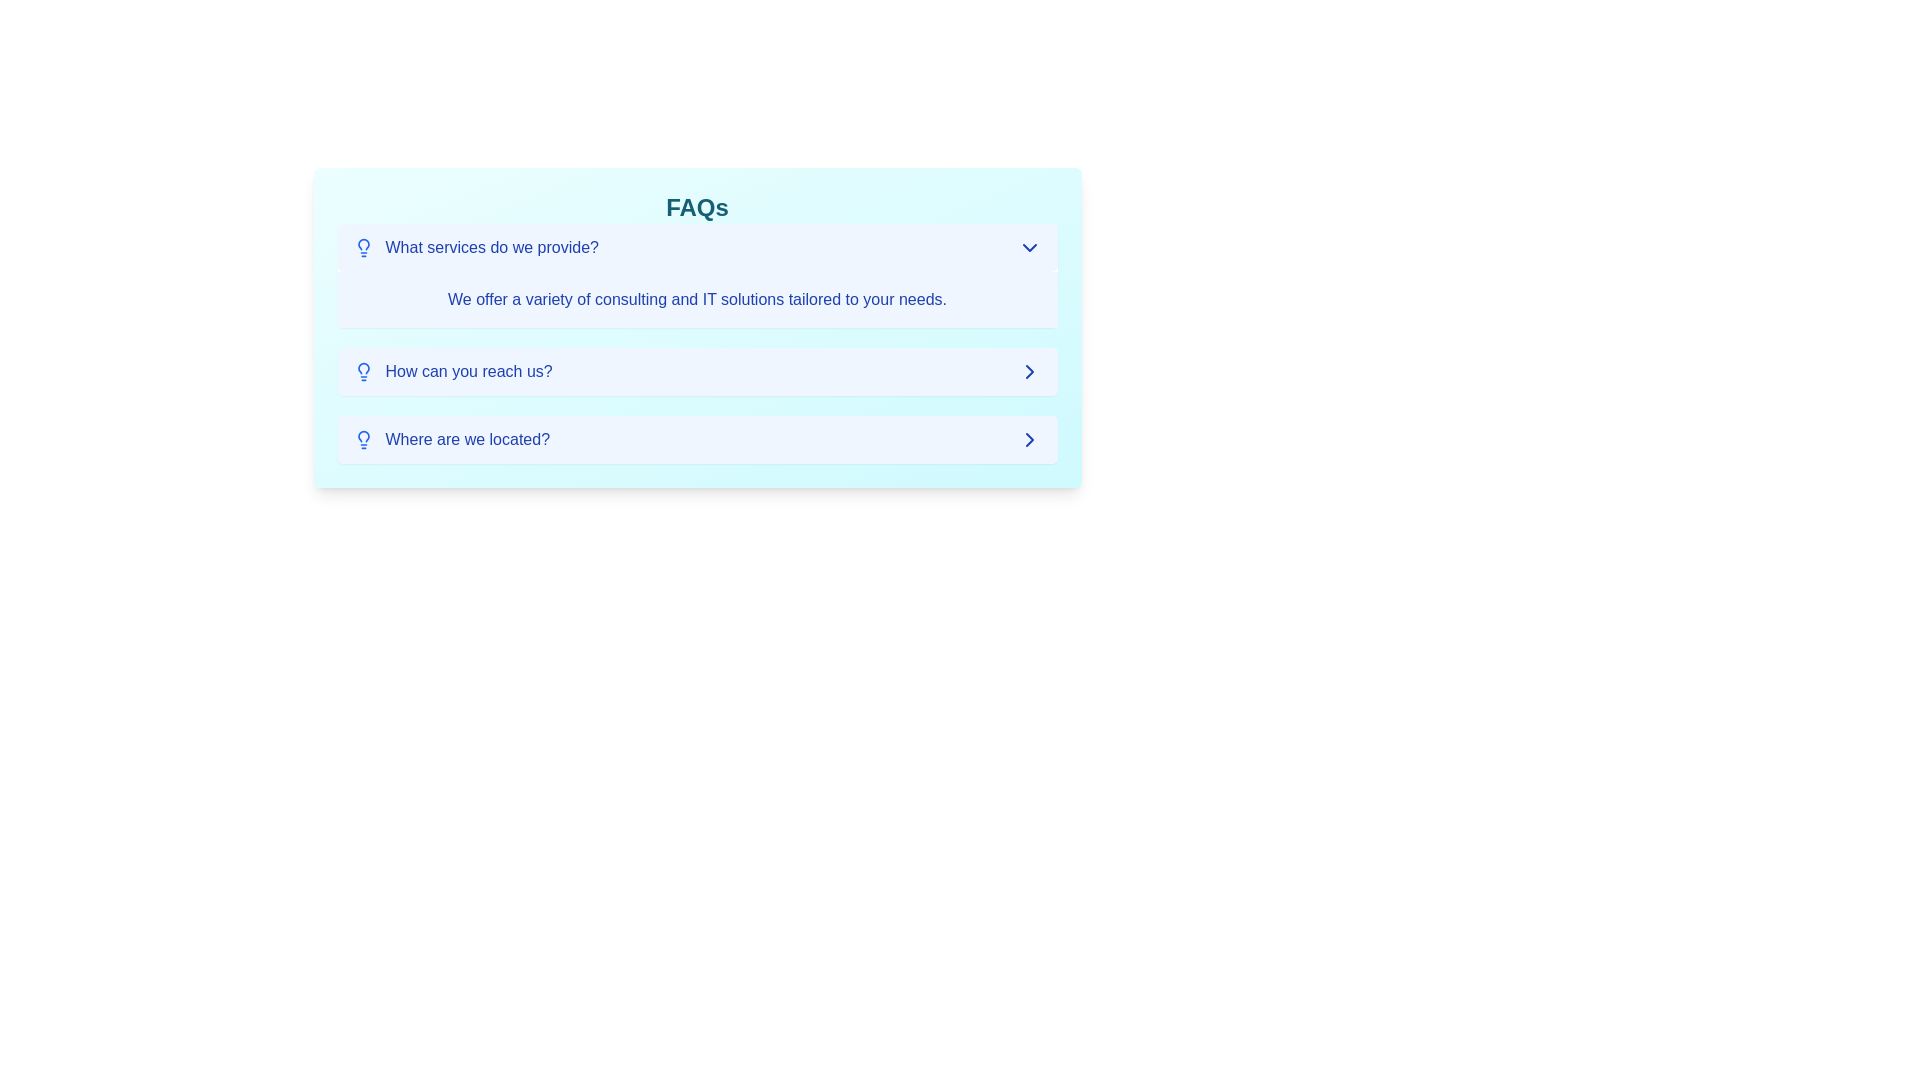  What do you see at coordinates (697, 300) in the screenshot?
I see `informational text block containing the sentence: 'We offer a variety of consulting and IT solutions tailored to your needs.' This block is styled with a light blue background and dark blue text, positioned in the FAQ section below the question 'What services do we provide?'` at bounding box center [697, 300].